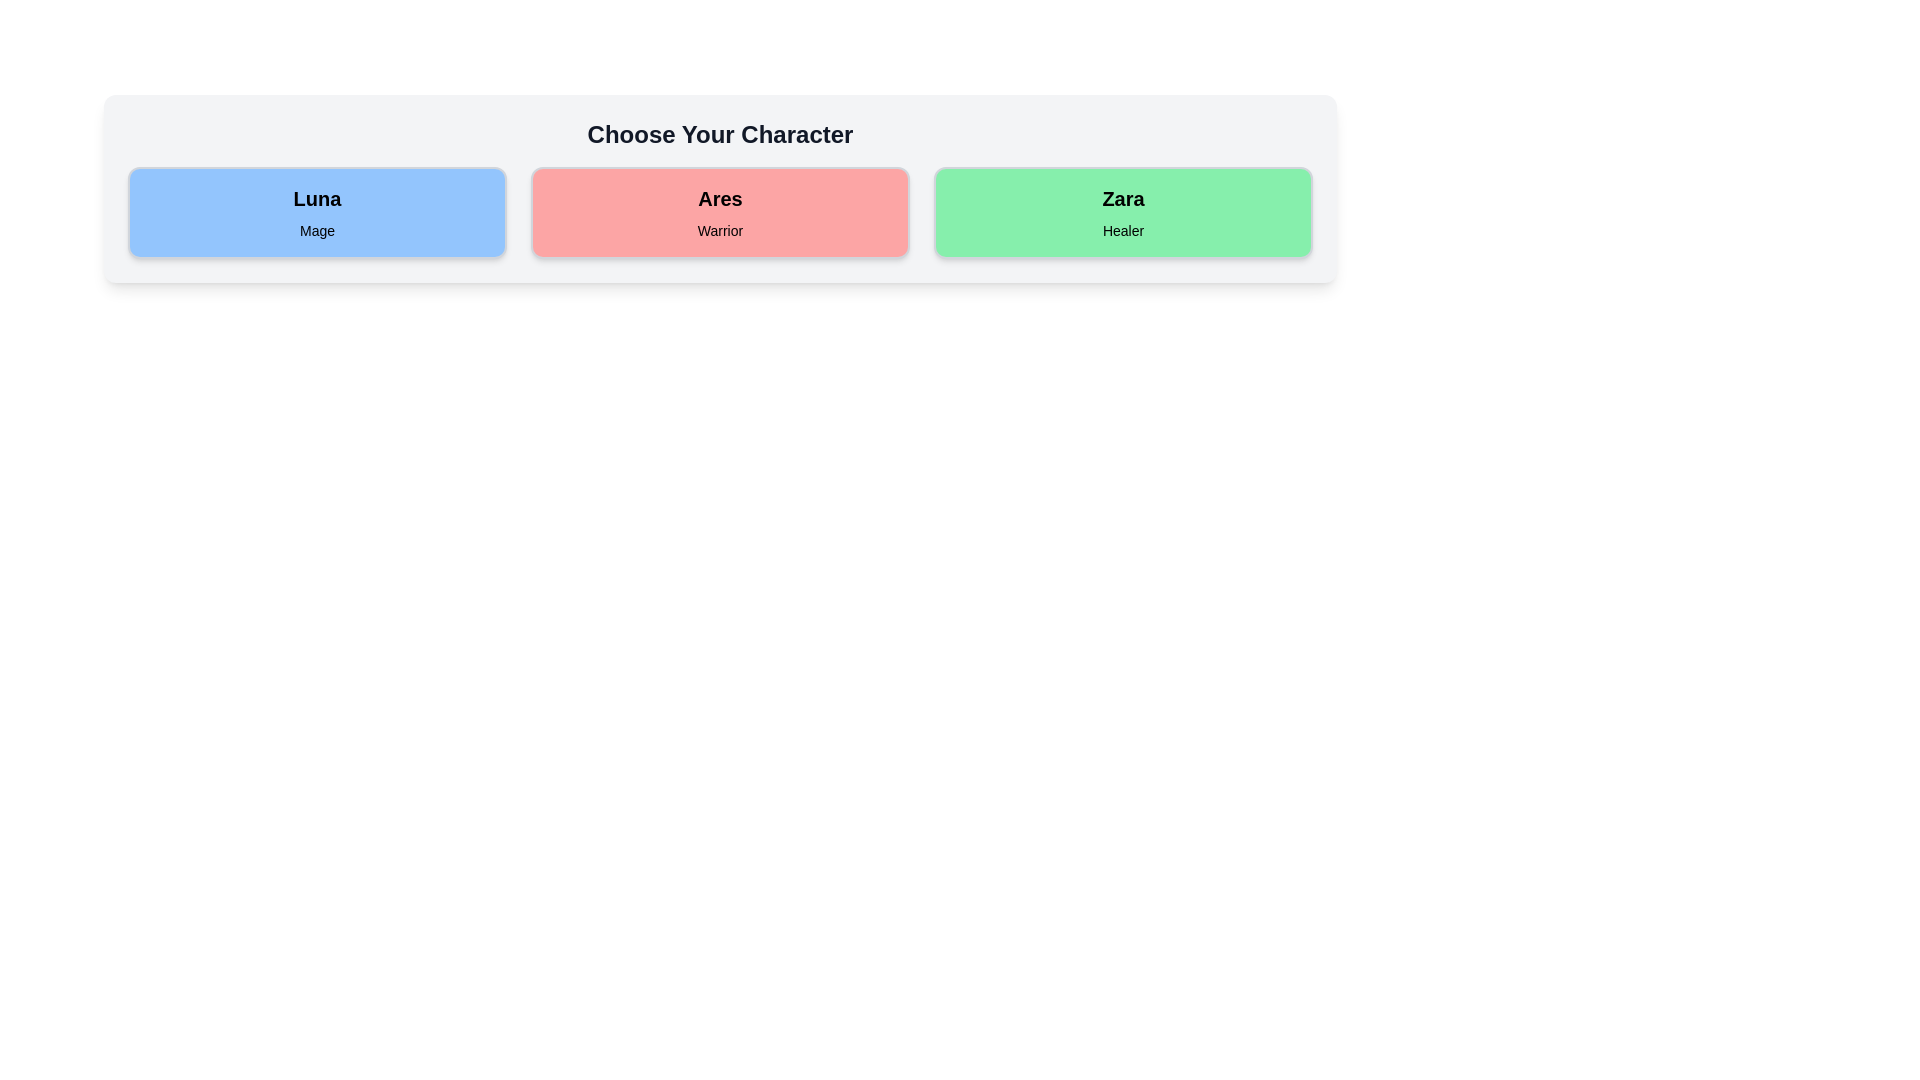  I want to click on the character card for Ares, so click(720, 212).